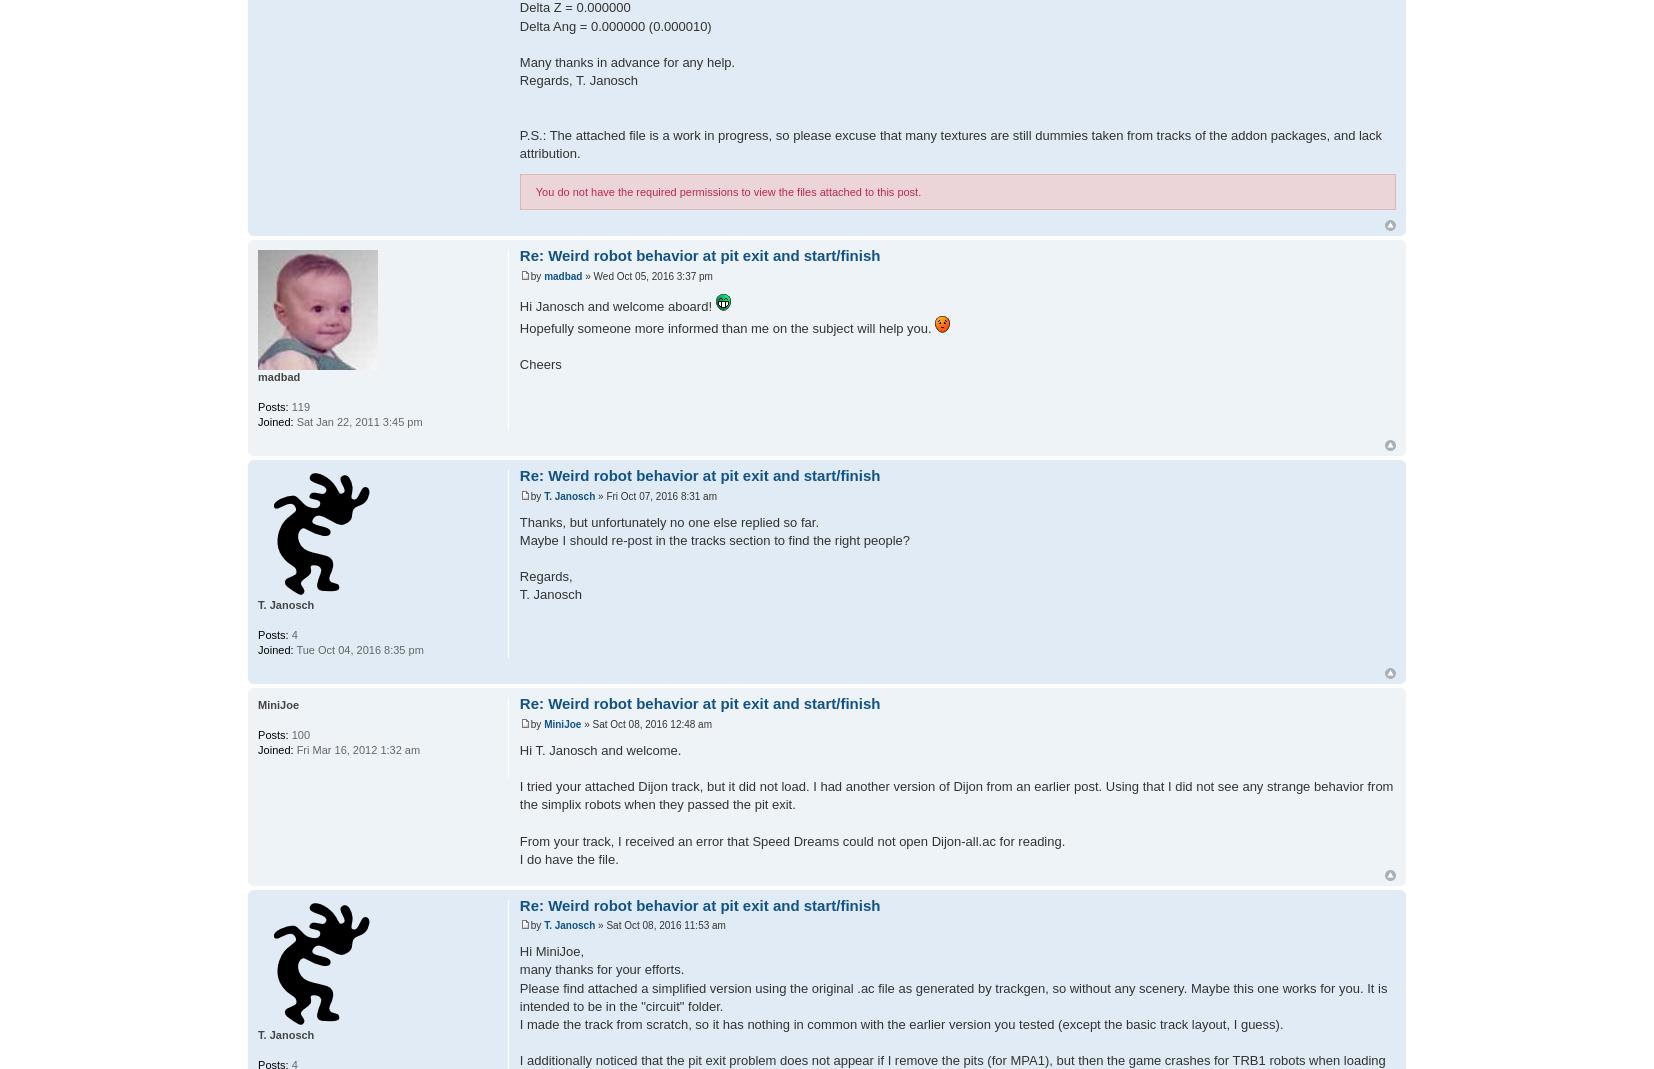  What do you see at coordinates (519, 996) in the screenshot?
I see `'Please find attached a simplified version using the original .ac file as generated by trackgen, so without any scenery. Maybe this one works for you. It is intended to be in the "circuit" folder.'` at bounding box center [519, 996].